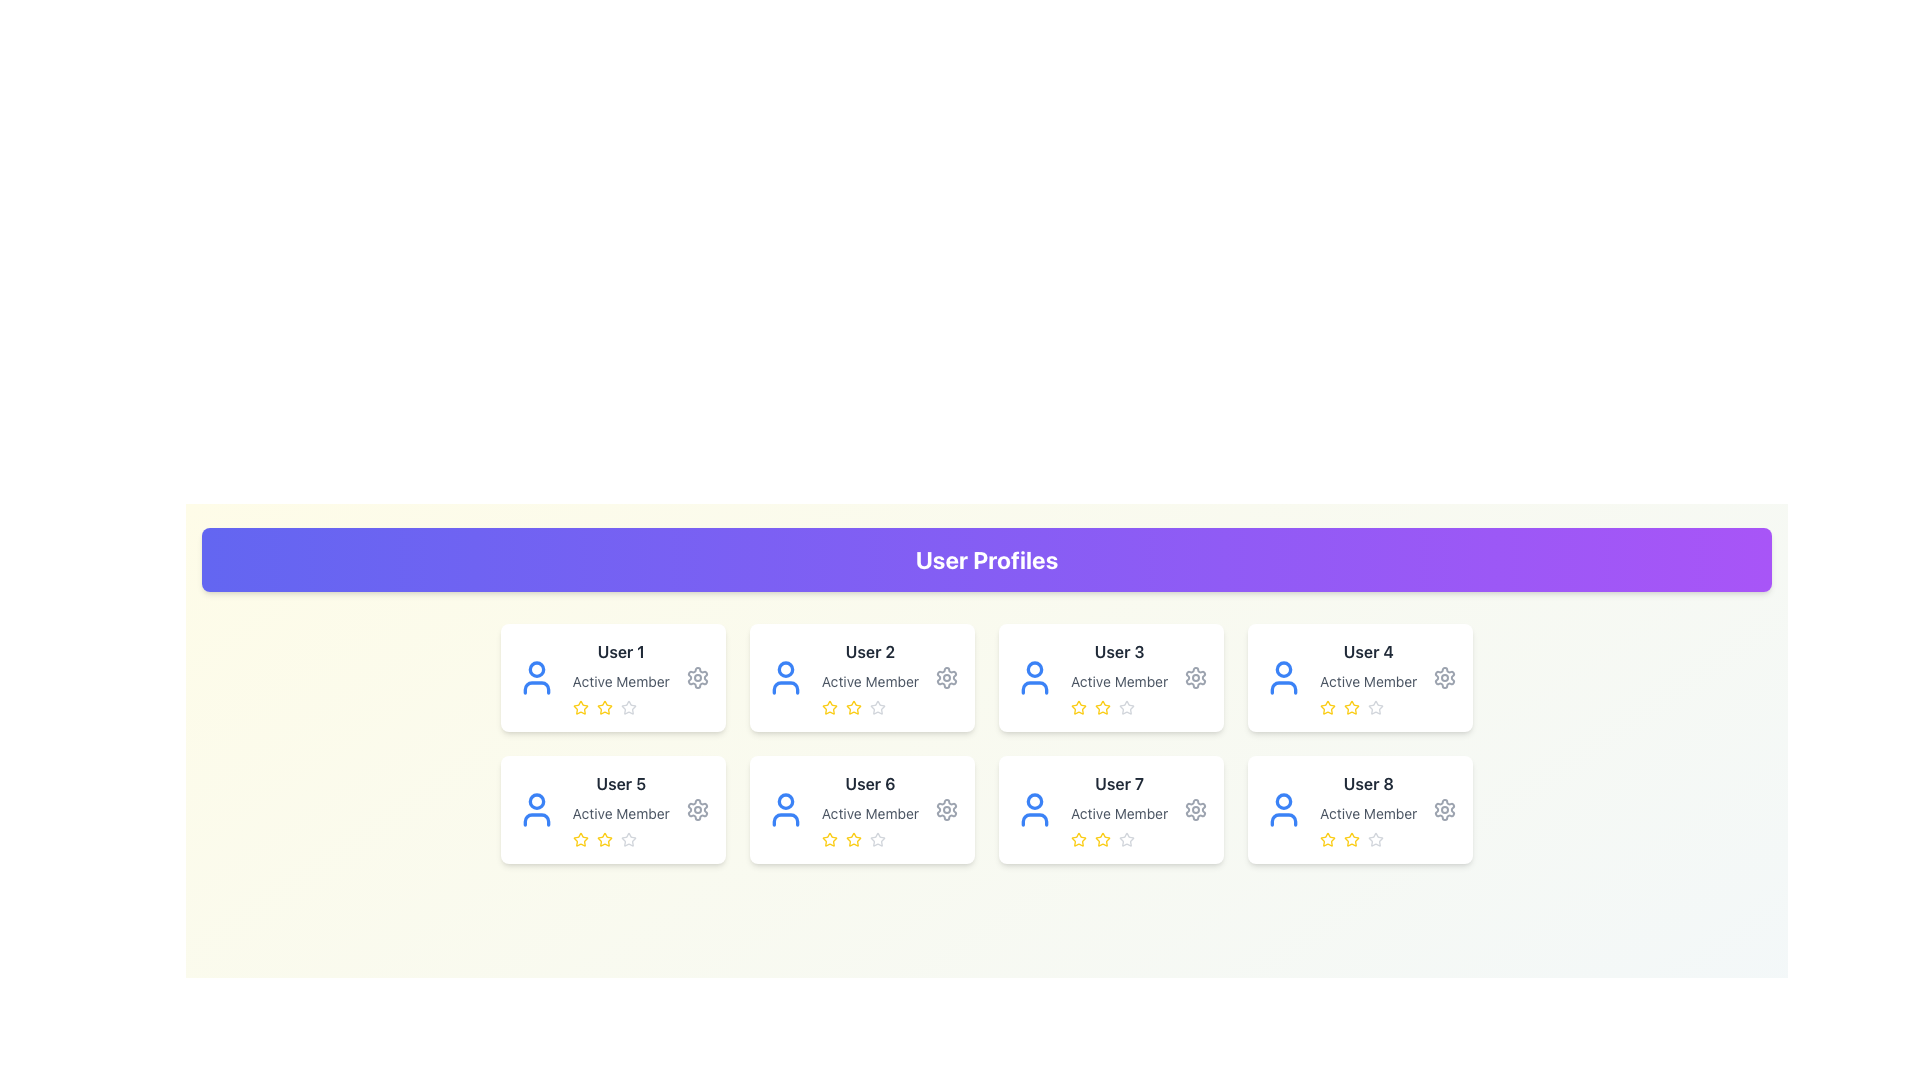  Describe the element at coordinates (1445, 810) in the screenshot. I see `the gear/settings icon located at the far right of the card associated with 'User 8'` at that location.